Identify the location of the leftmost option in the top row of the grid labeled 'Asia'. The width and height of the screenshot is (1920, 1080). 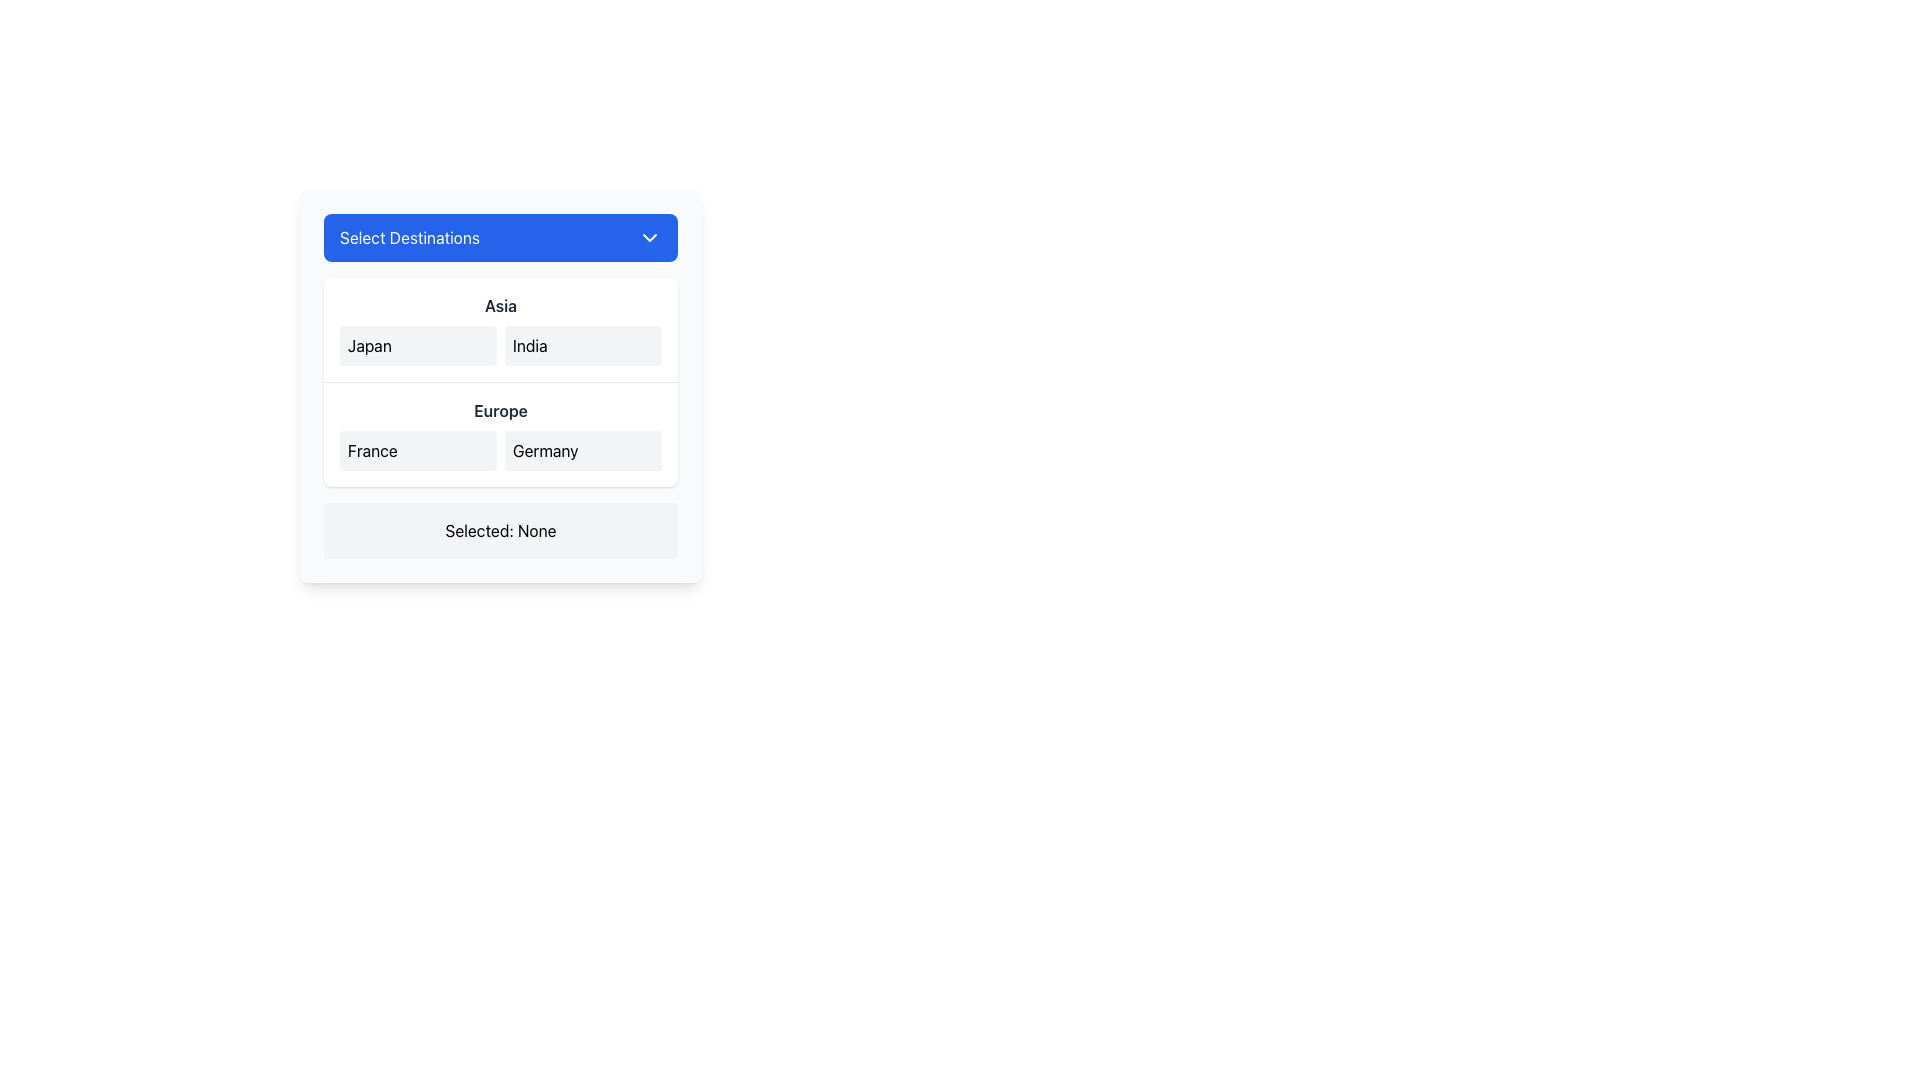
(417, 345).